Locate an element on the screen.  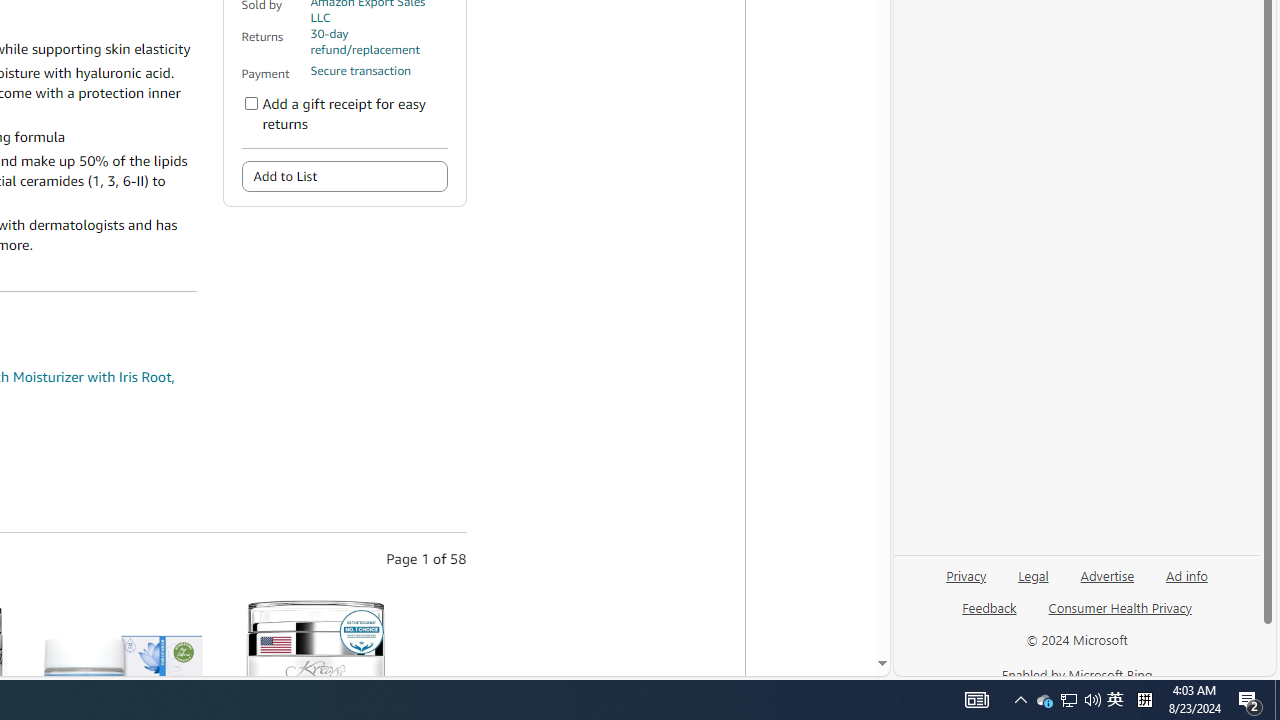
'Consumer Health Privacy' is located at coordinates (1120, 614).